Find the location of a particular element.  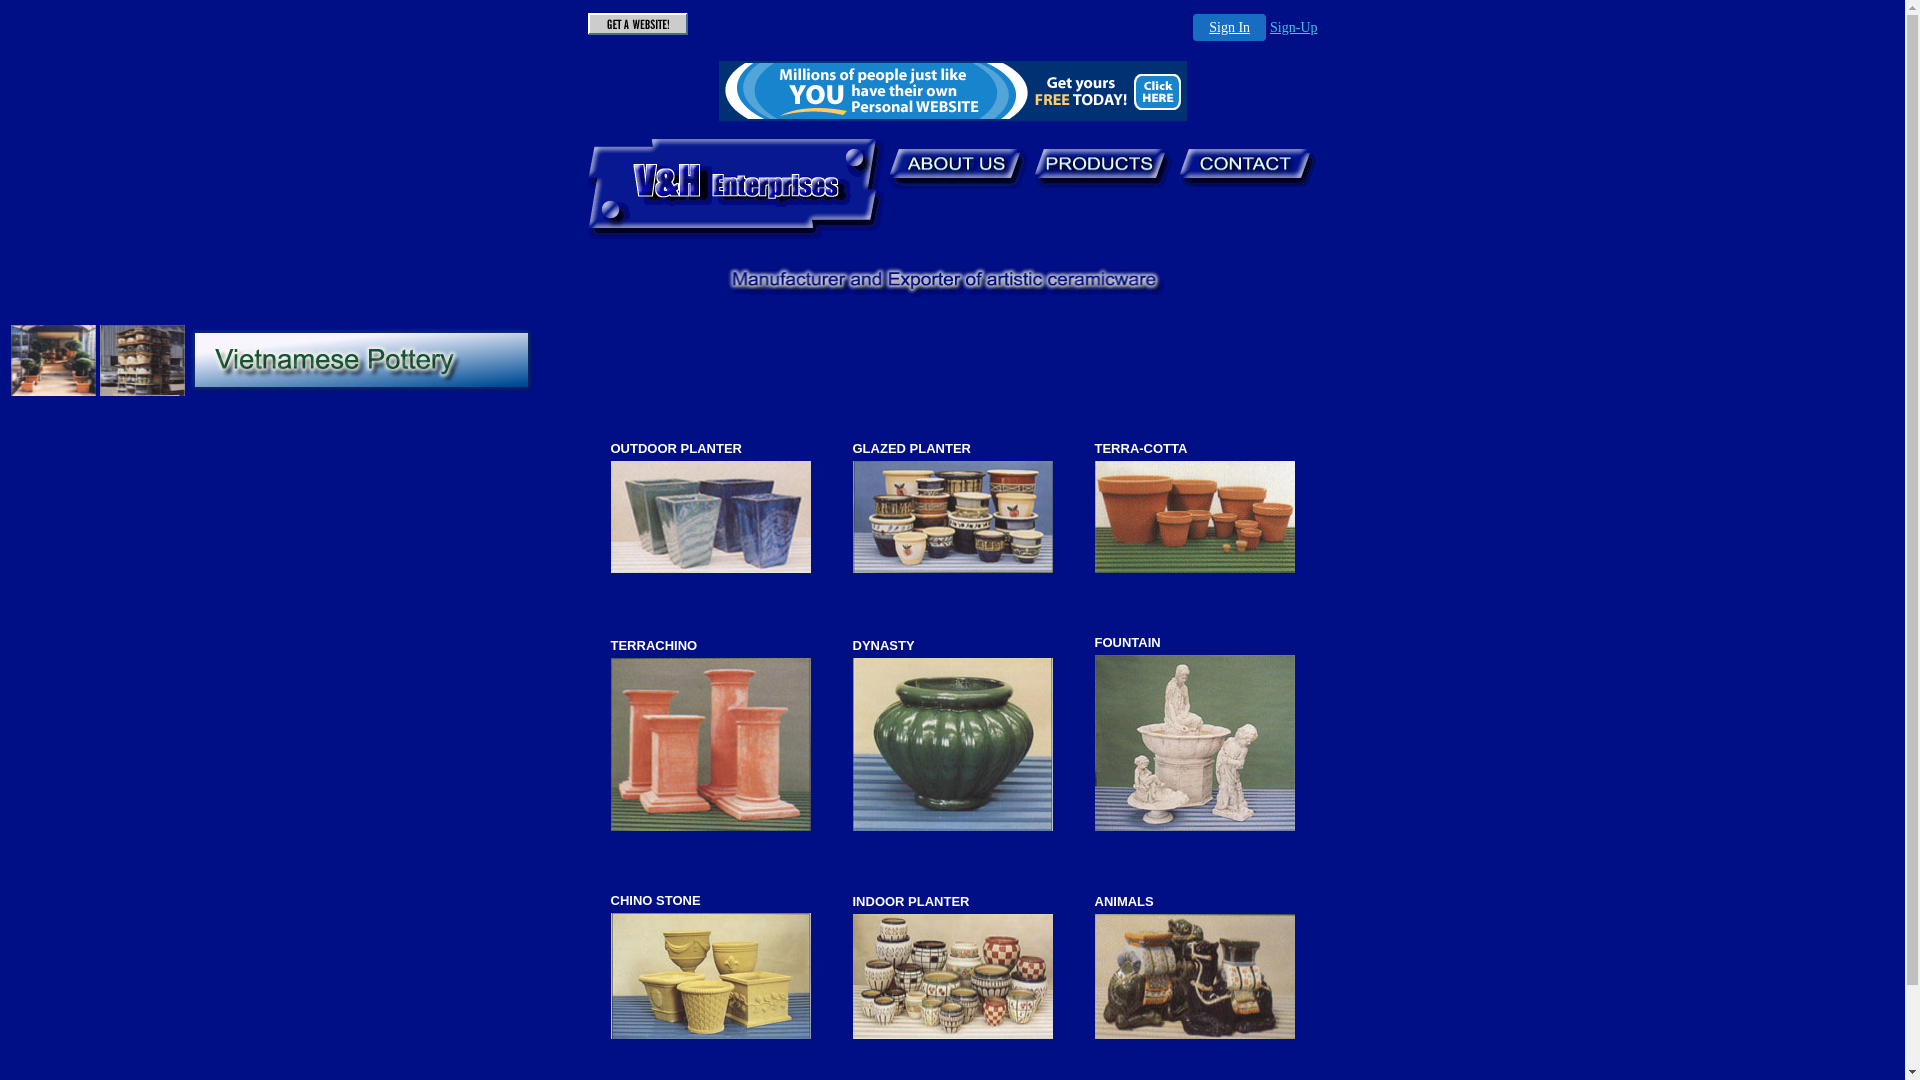

'Sign-Up' is located at coordinates (1293, 27).